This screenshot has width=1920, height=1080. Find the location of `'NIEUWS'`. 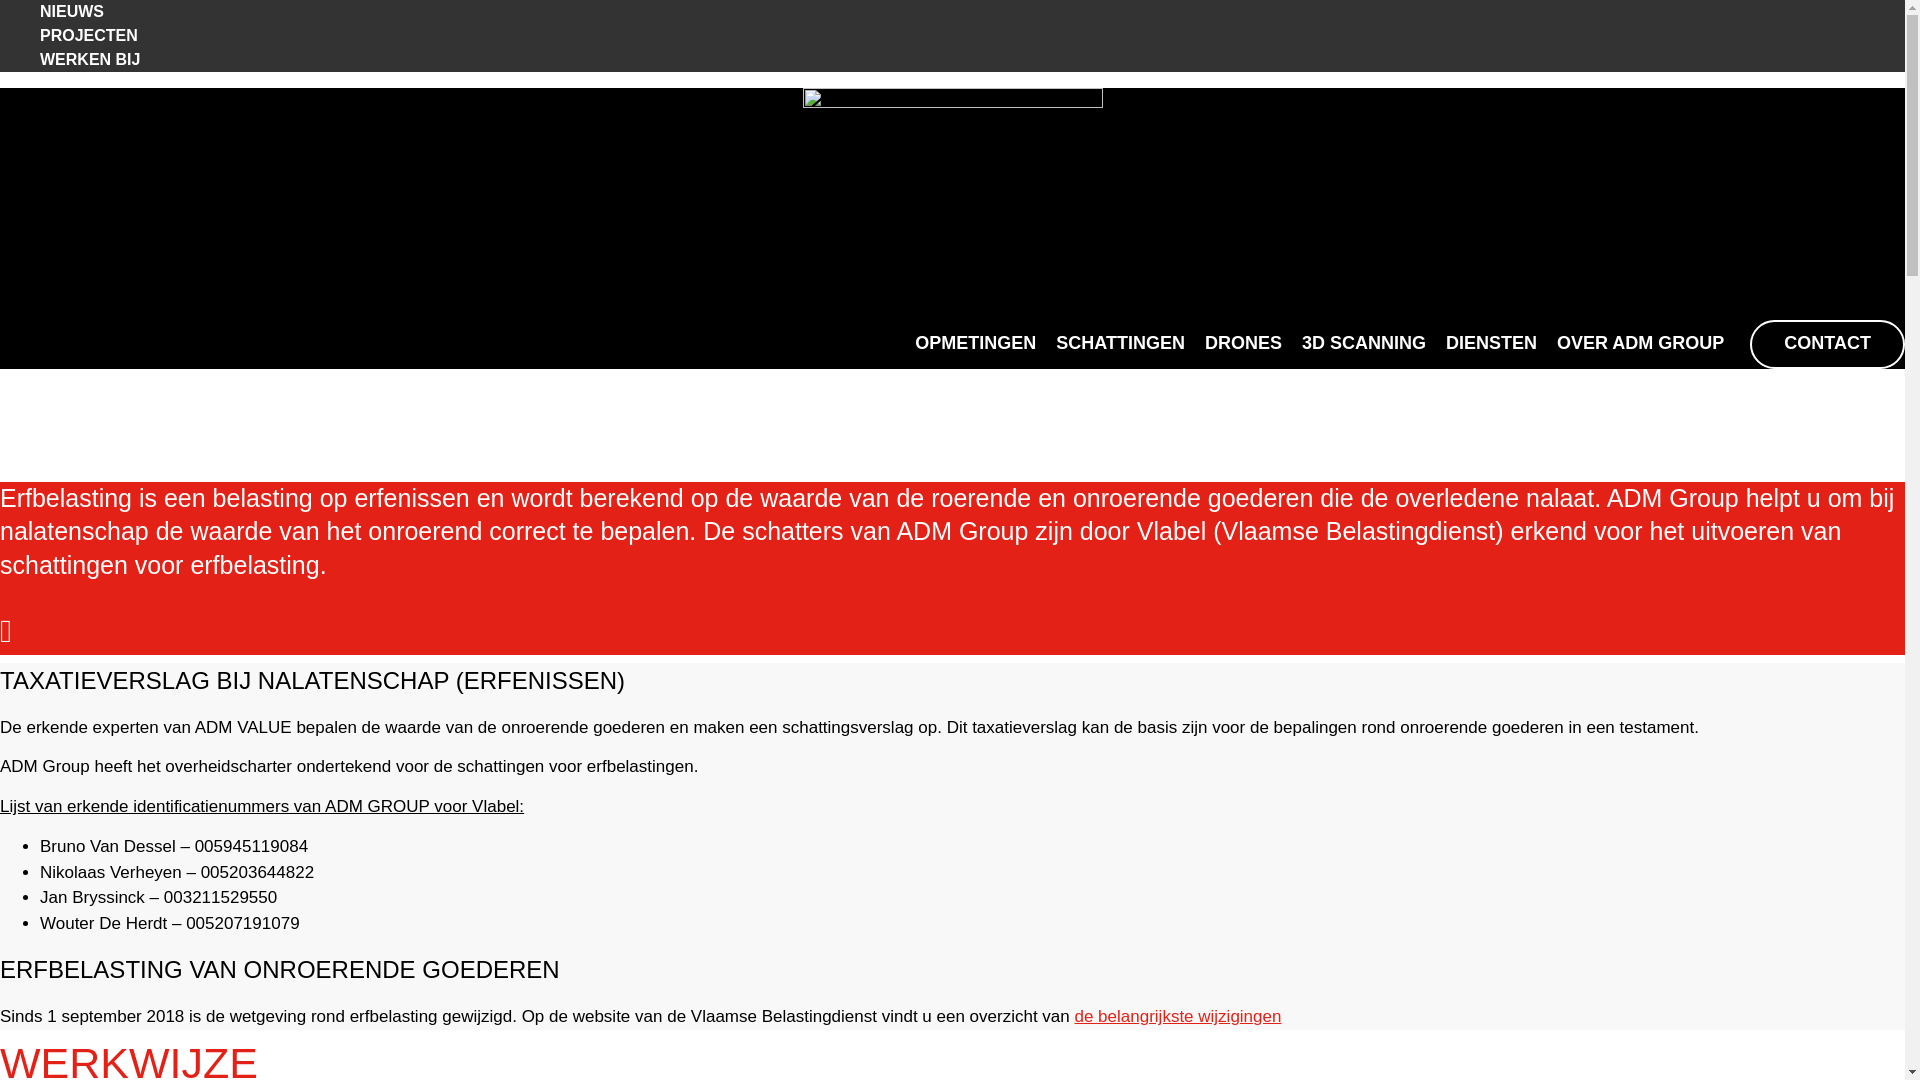

'NIEUWS' is located at coordinates (72, 11).